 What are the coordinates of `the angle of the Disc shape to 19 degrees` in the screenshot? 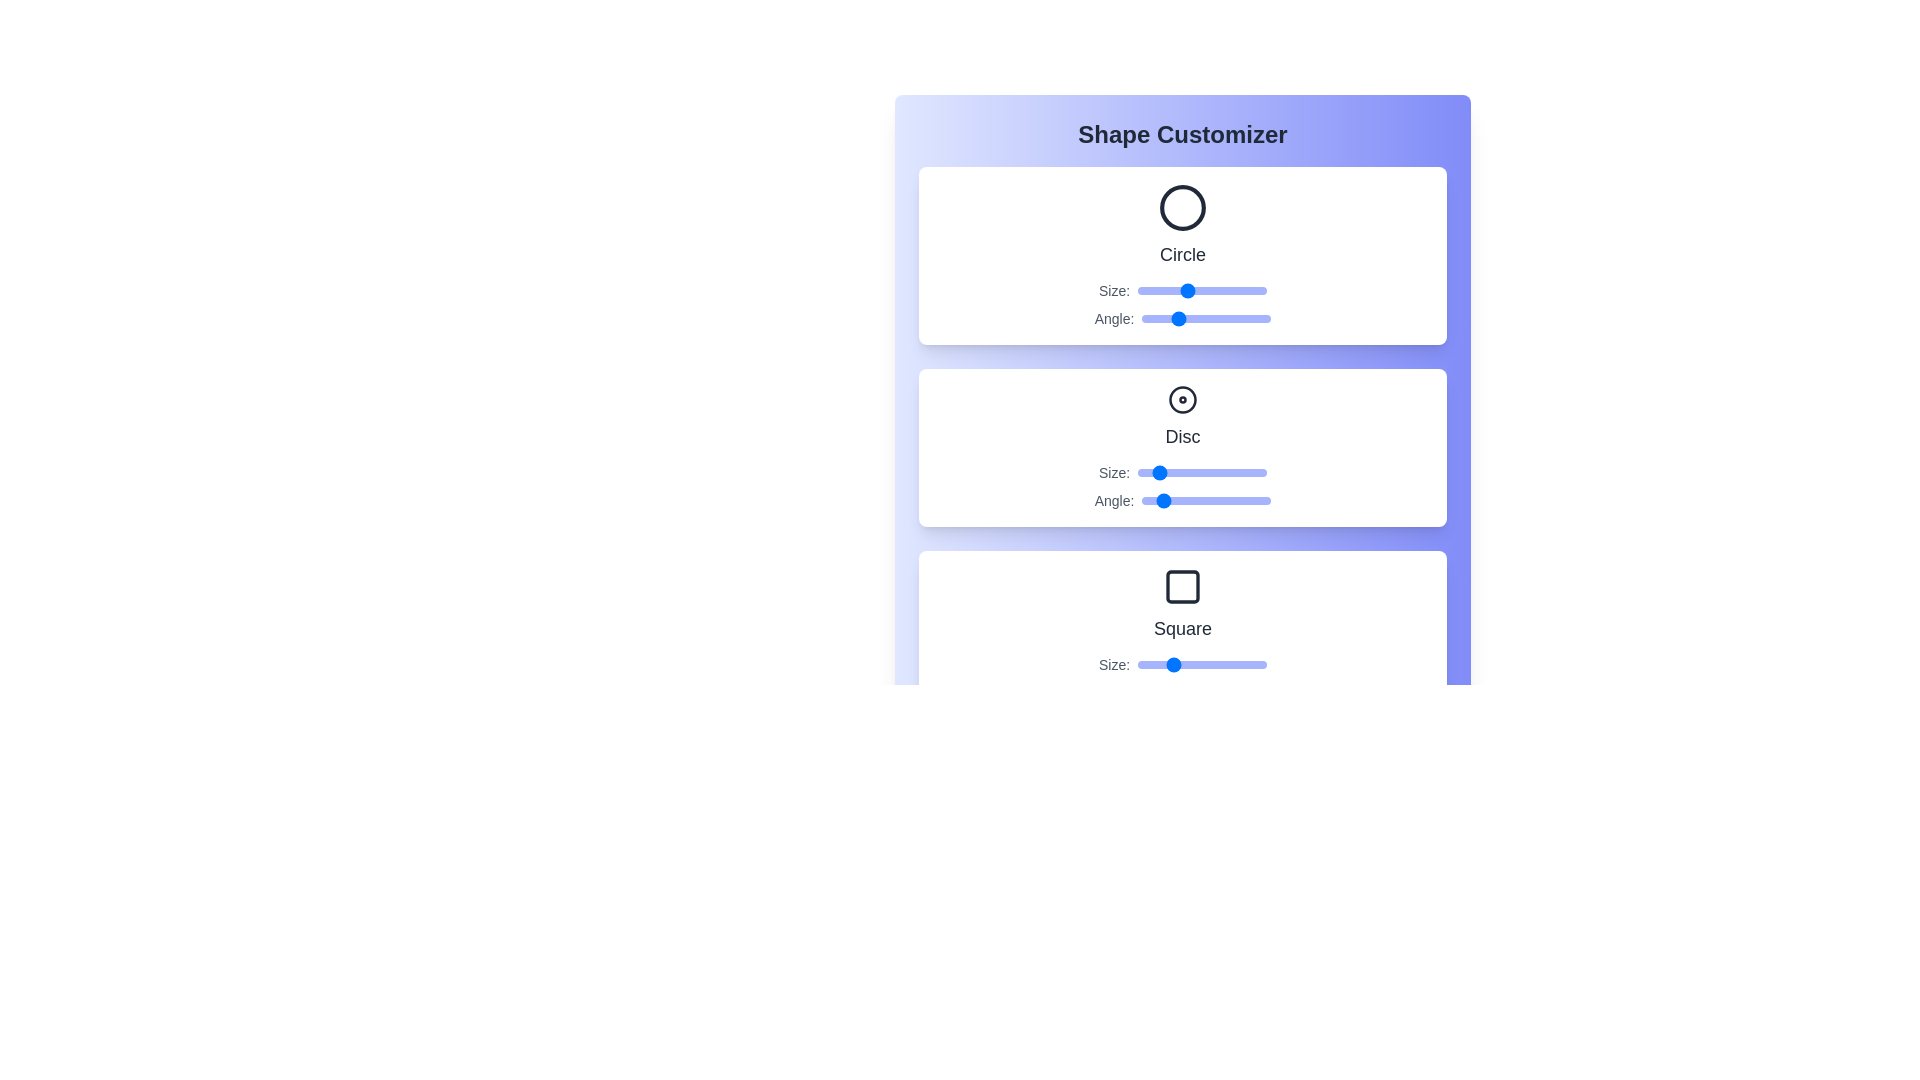 It's located at (1149, 500).